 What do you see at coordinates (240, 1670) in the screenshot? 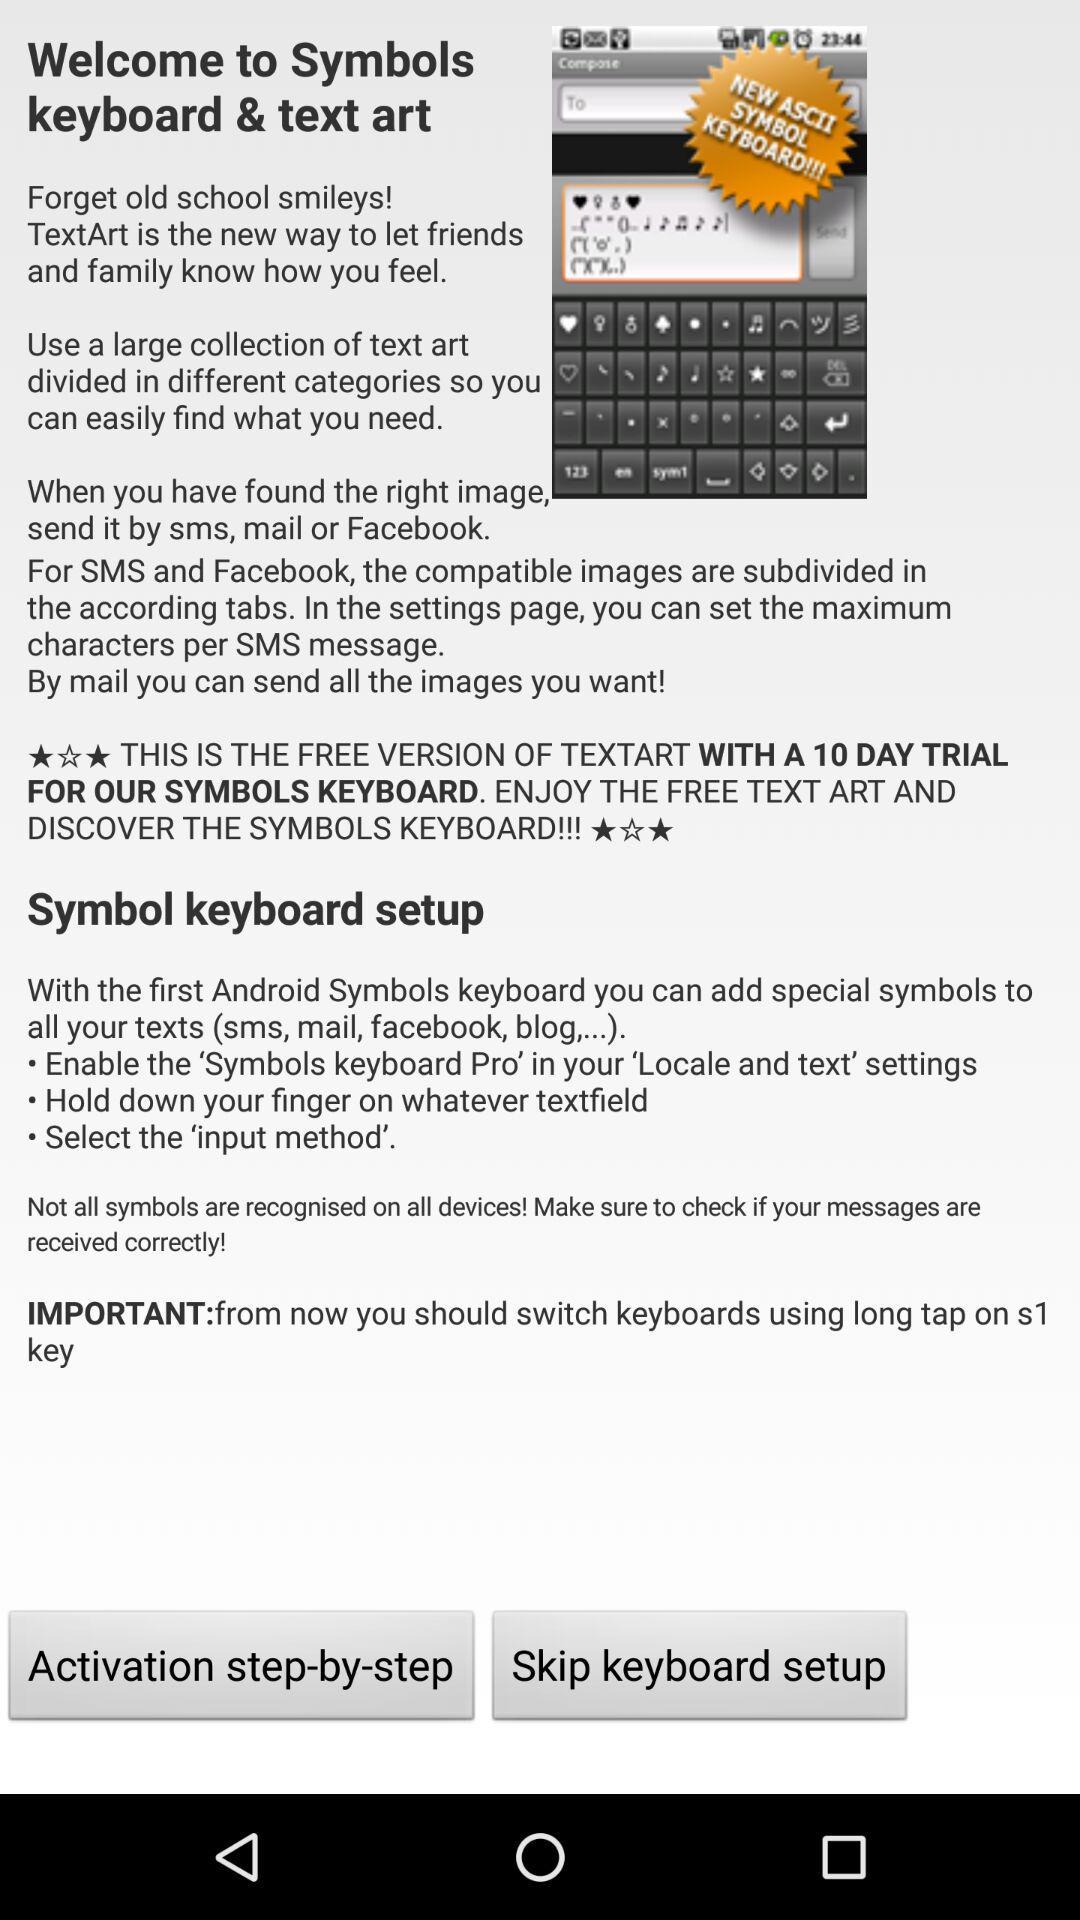
I see `the item next to the skip keyboard setup item` at bounding box center [240, 1670].